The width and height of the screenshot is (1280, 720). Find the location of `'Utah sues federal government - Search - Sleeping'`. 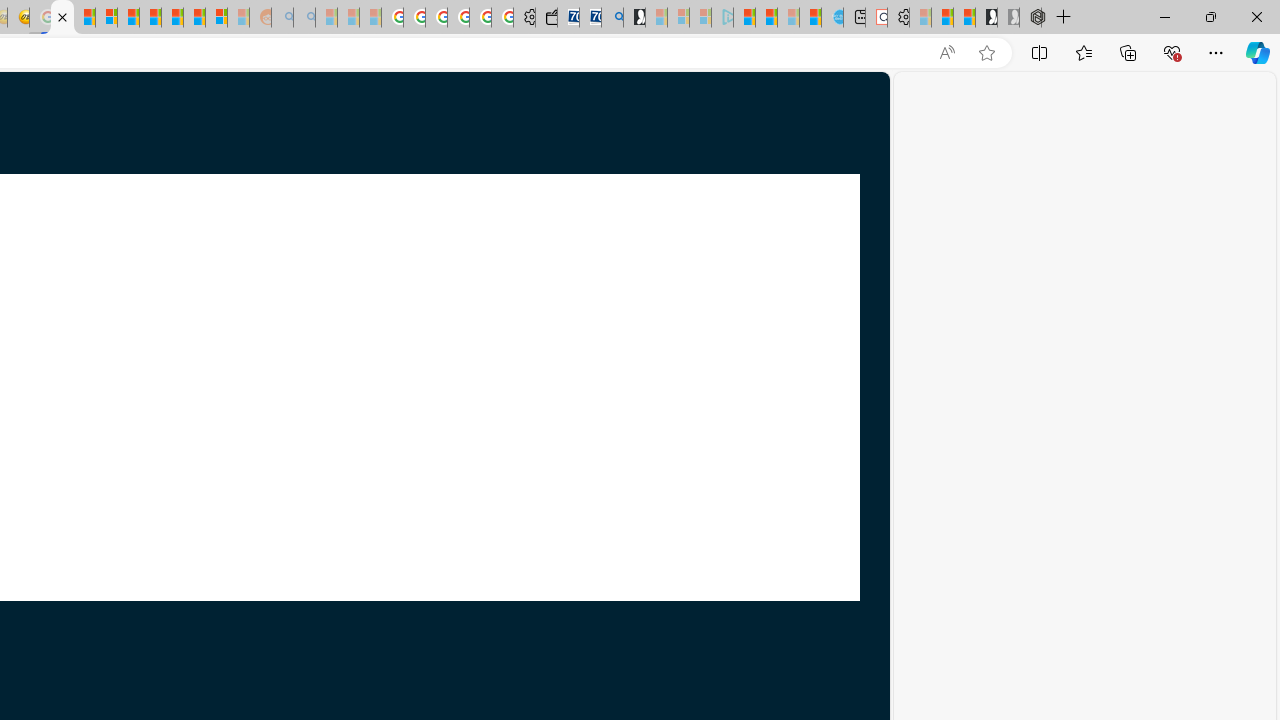

'Utah sues federal government - Search - Sleeping' is located at coordinates (303, 17).